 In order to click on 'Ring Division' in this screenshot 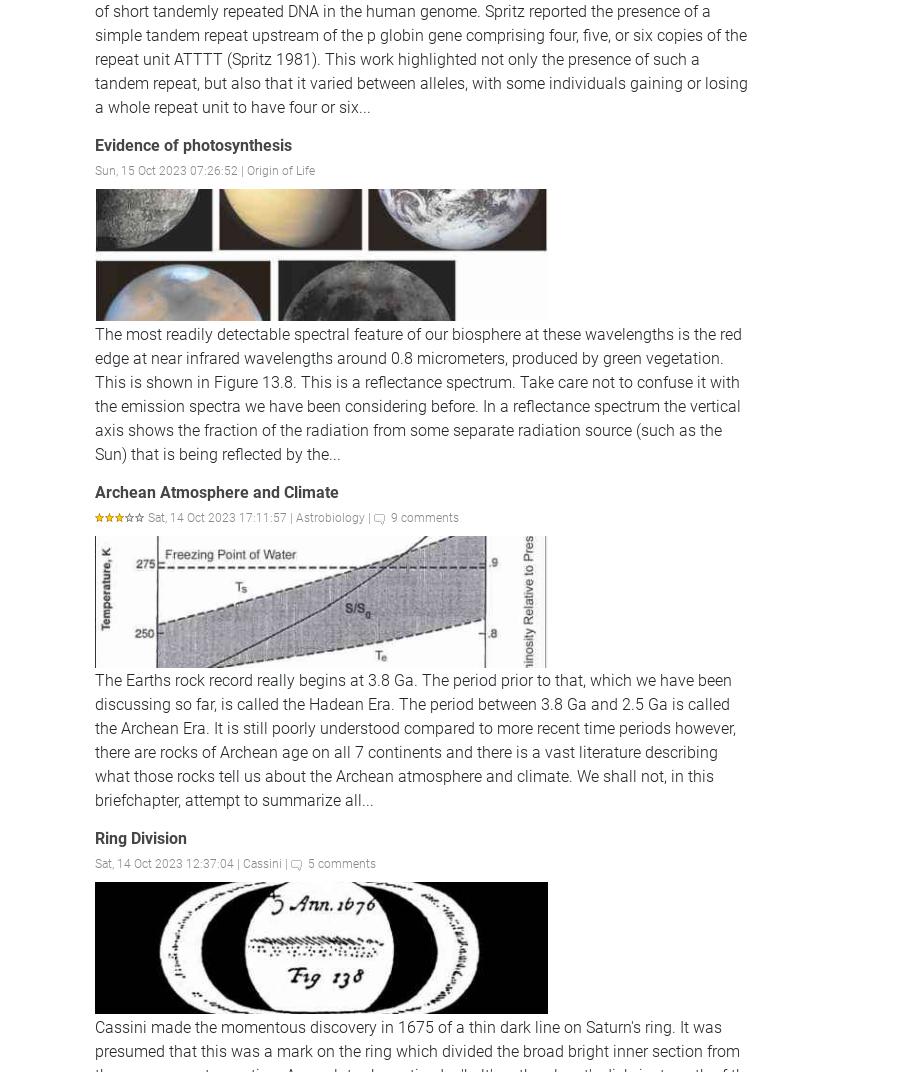, I will do `click(140, 837)`.